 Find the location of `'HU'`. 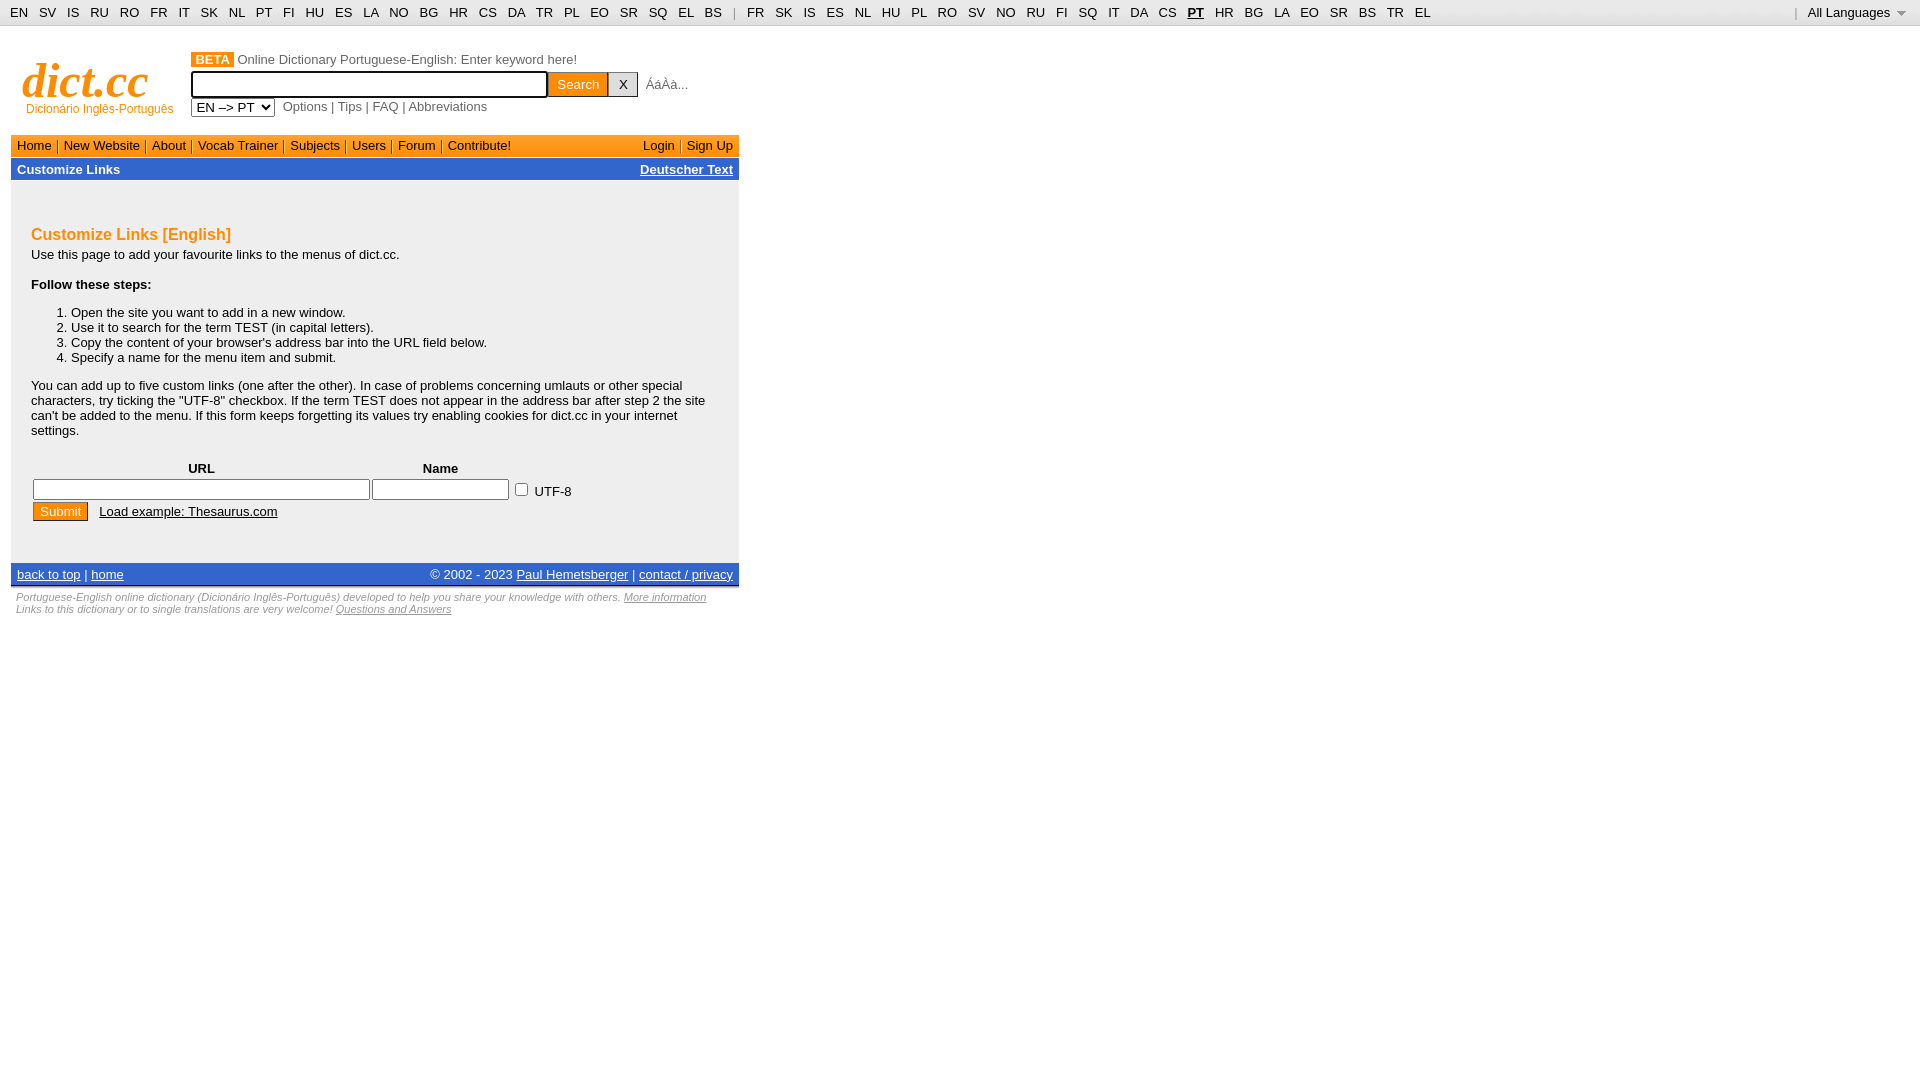

'HU' is located at coordinates (890, 12).